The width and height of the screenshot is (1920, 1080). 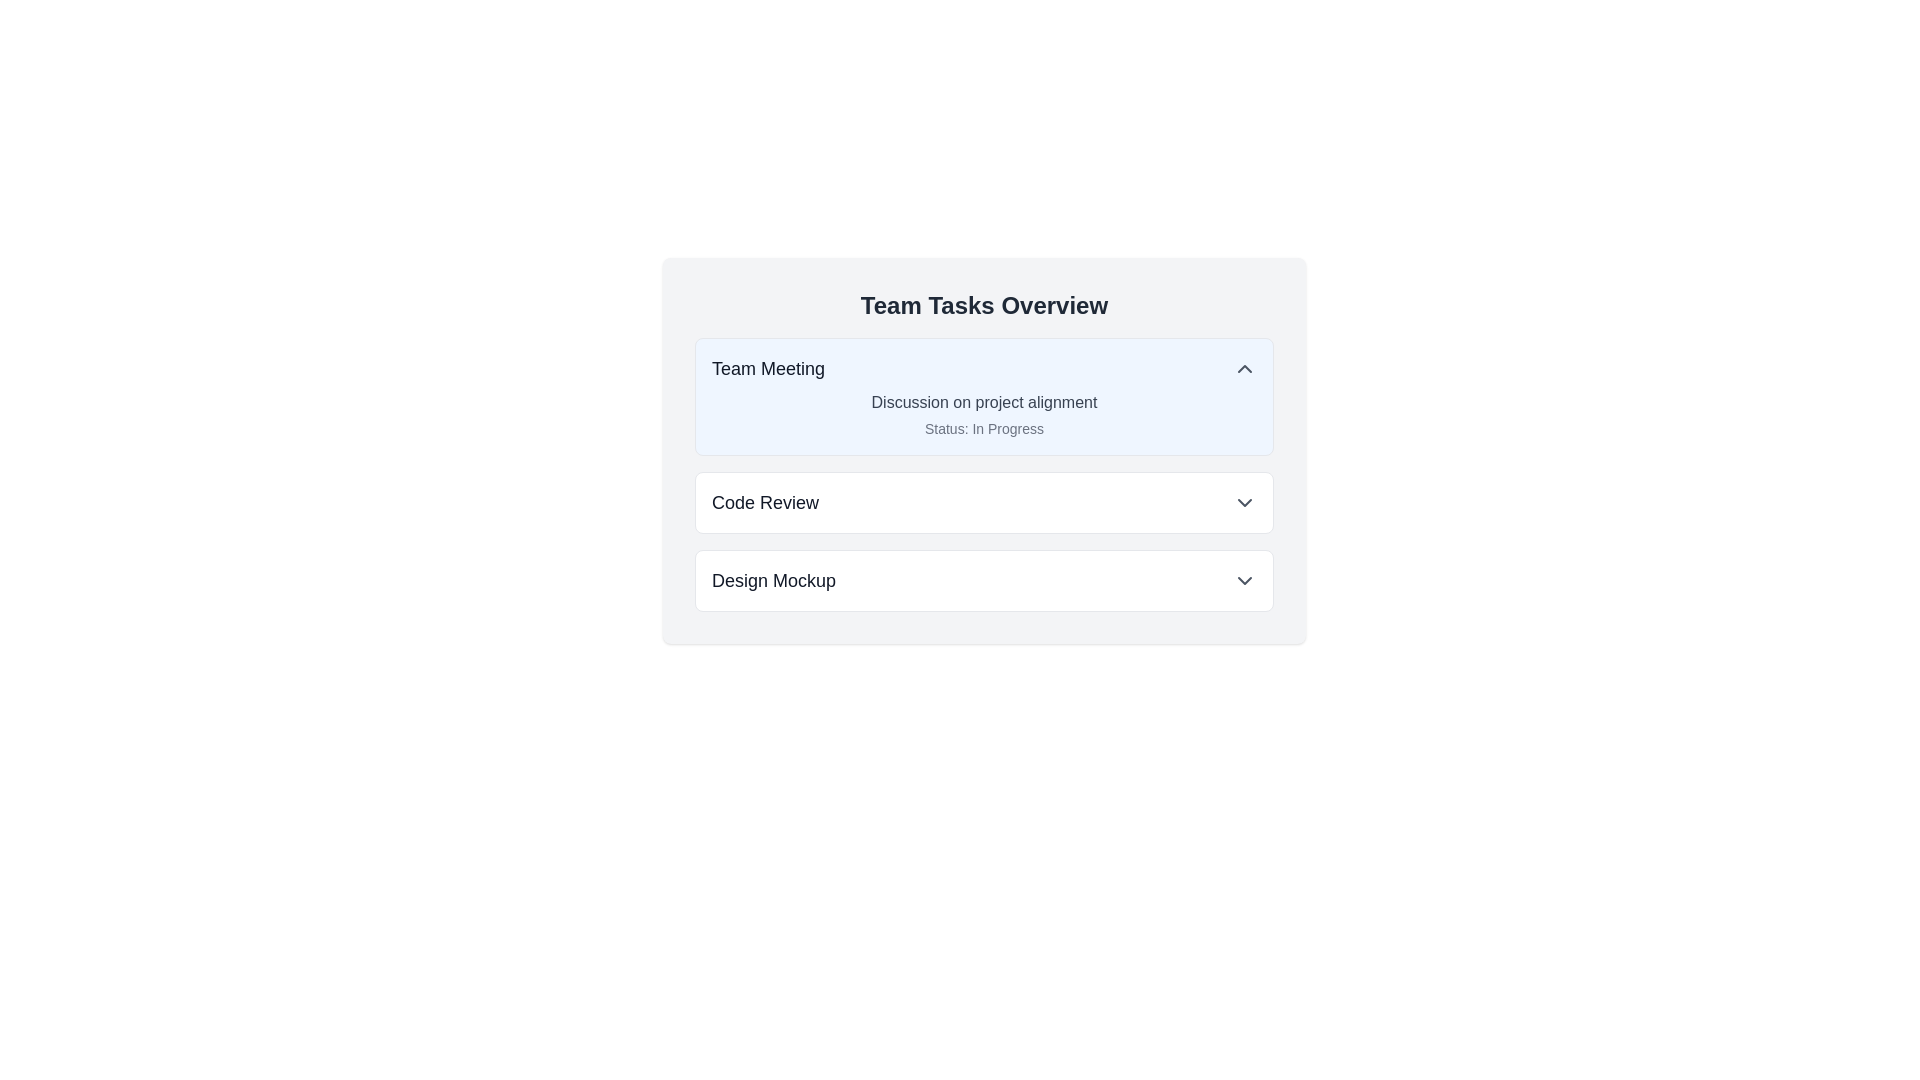 I want to click on the Text Label that serves as a heading for the task labeled 'Code Review', located in the second section of the task overview panel, directly below 'Team Meeting' and above 'Design Mockup', so click(x=764, y=501).